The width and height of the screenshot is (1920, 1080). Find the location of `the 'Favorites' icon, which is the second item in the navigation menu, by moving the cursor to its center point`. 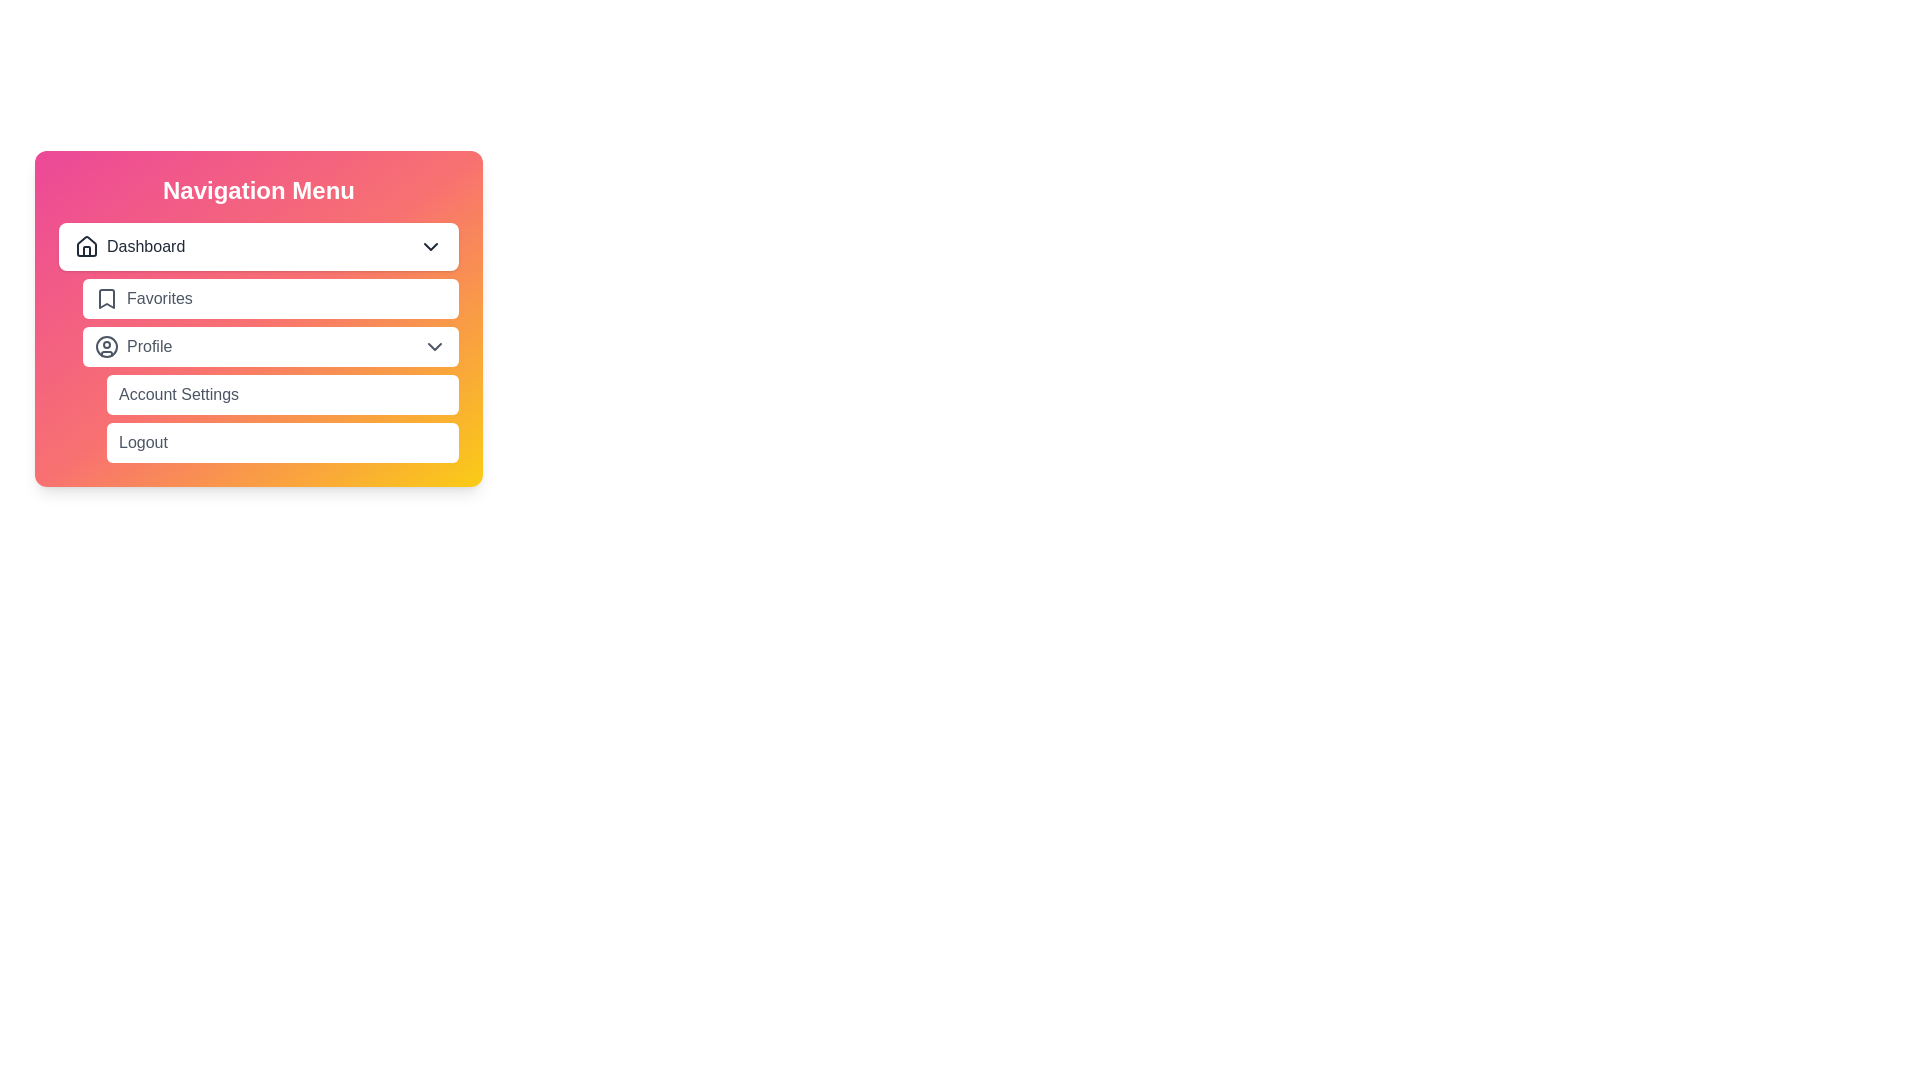

the 'Favorites' icon, which is the second item in the navigation menu, by moving the cursor to its center point is located at coordinates (105, 299).